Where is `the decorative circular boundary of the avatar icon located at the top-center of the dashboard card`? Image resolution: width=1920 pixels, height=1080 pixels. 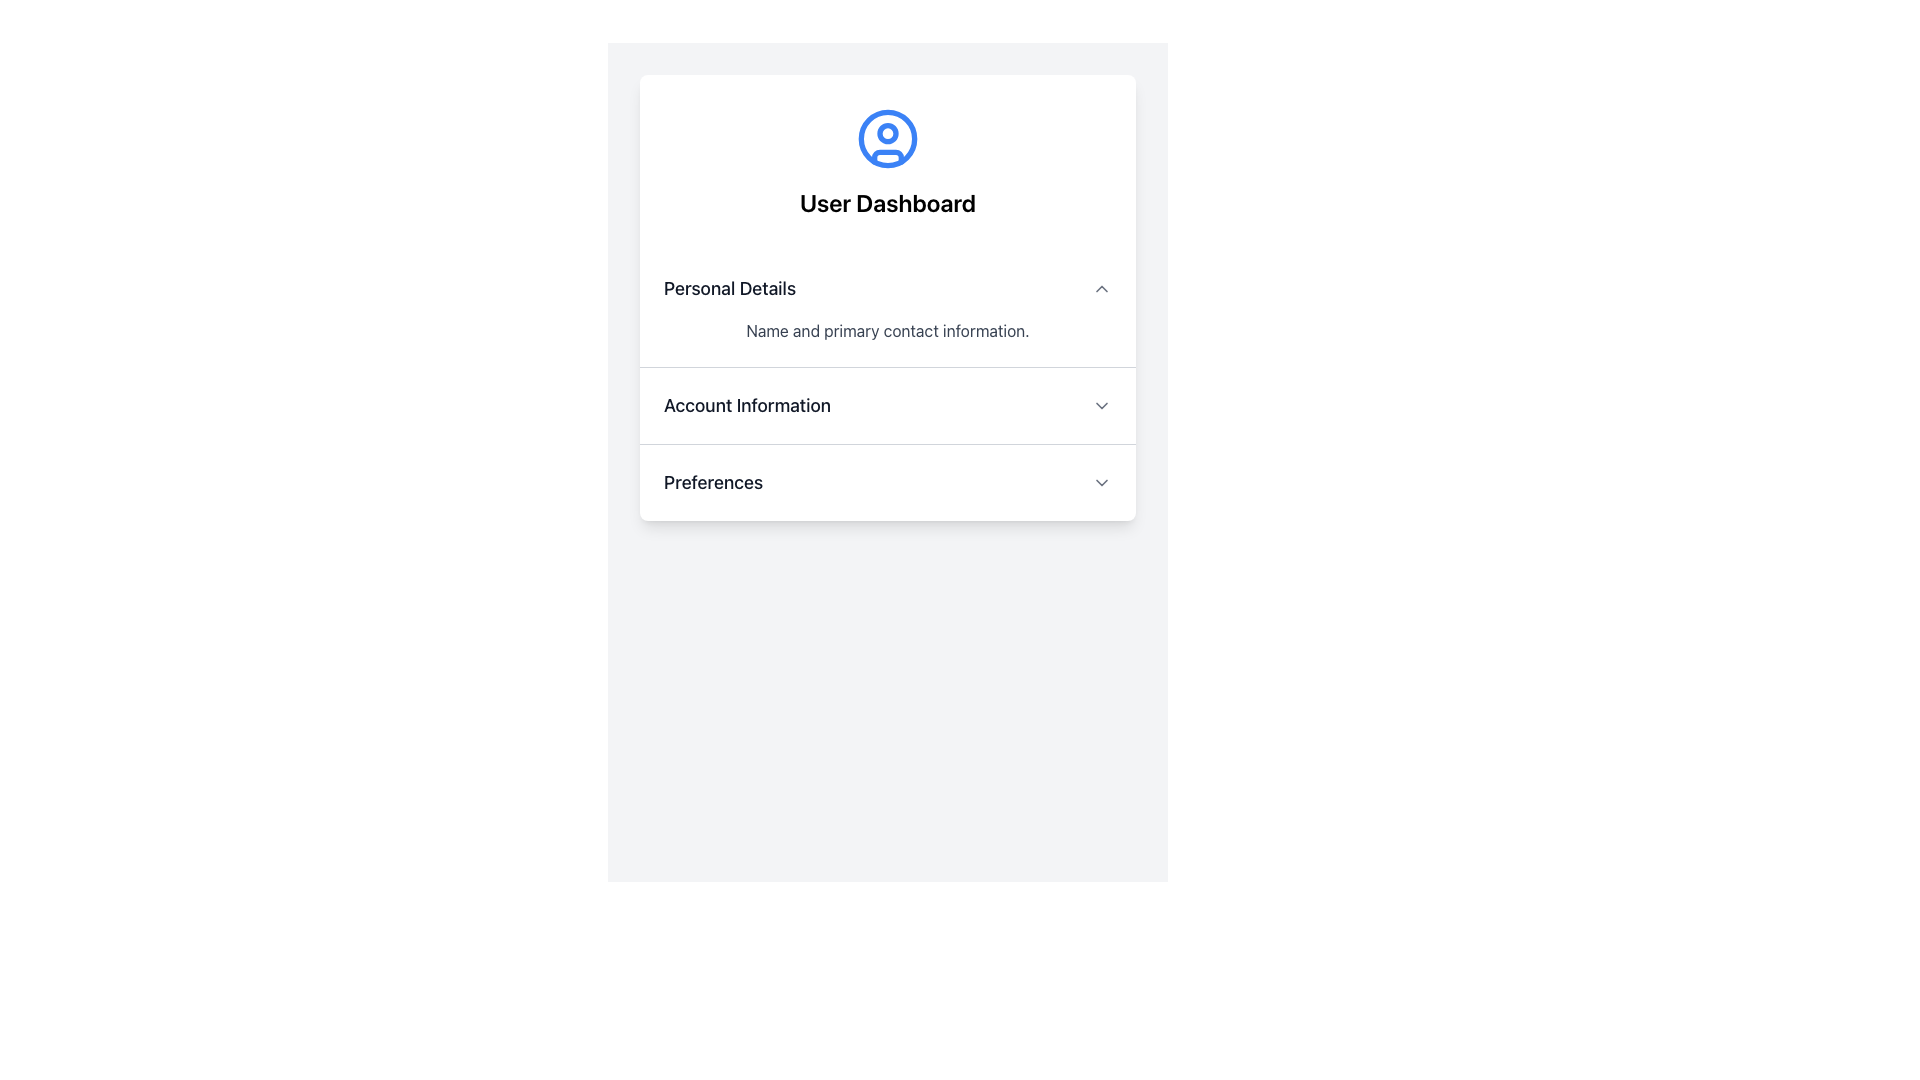
the decorative circular boundary of the avatar icon located at the top-center of the dashboard card is located at coordinates (887, 137).